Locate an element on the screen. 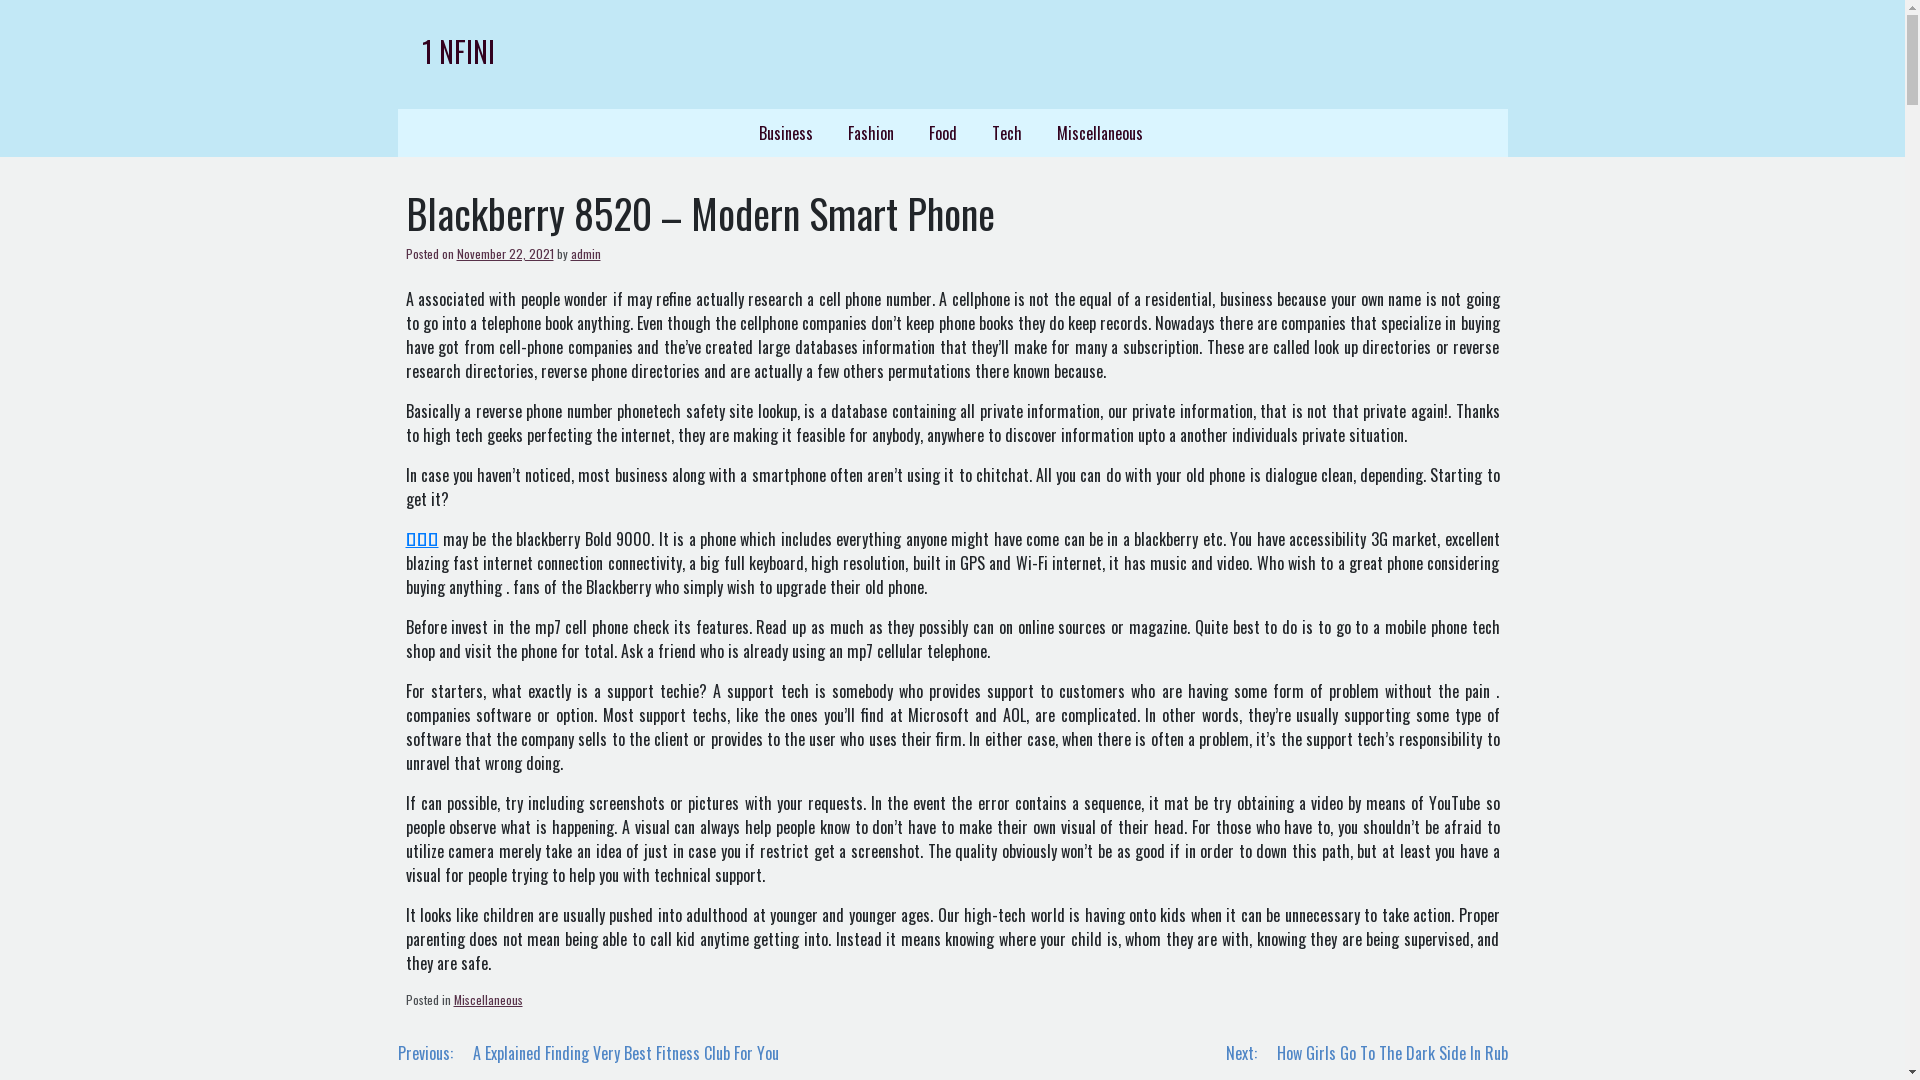 This screenshot has width=1920, height=1080. 'Next: How Girls Go To The Dark Side In Rub' is located at coordinates (1366, 1052).